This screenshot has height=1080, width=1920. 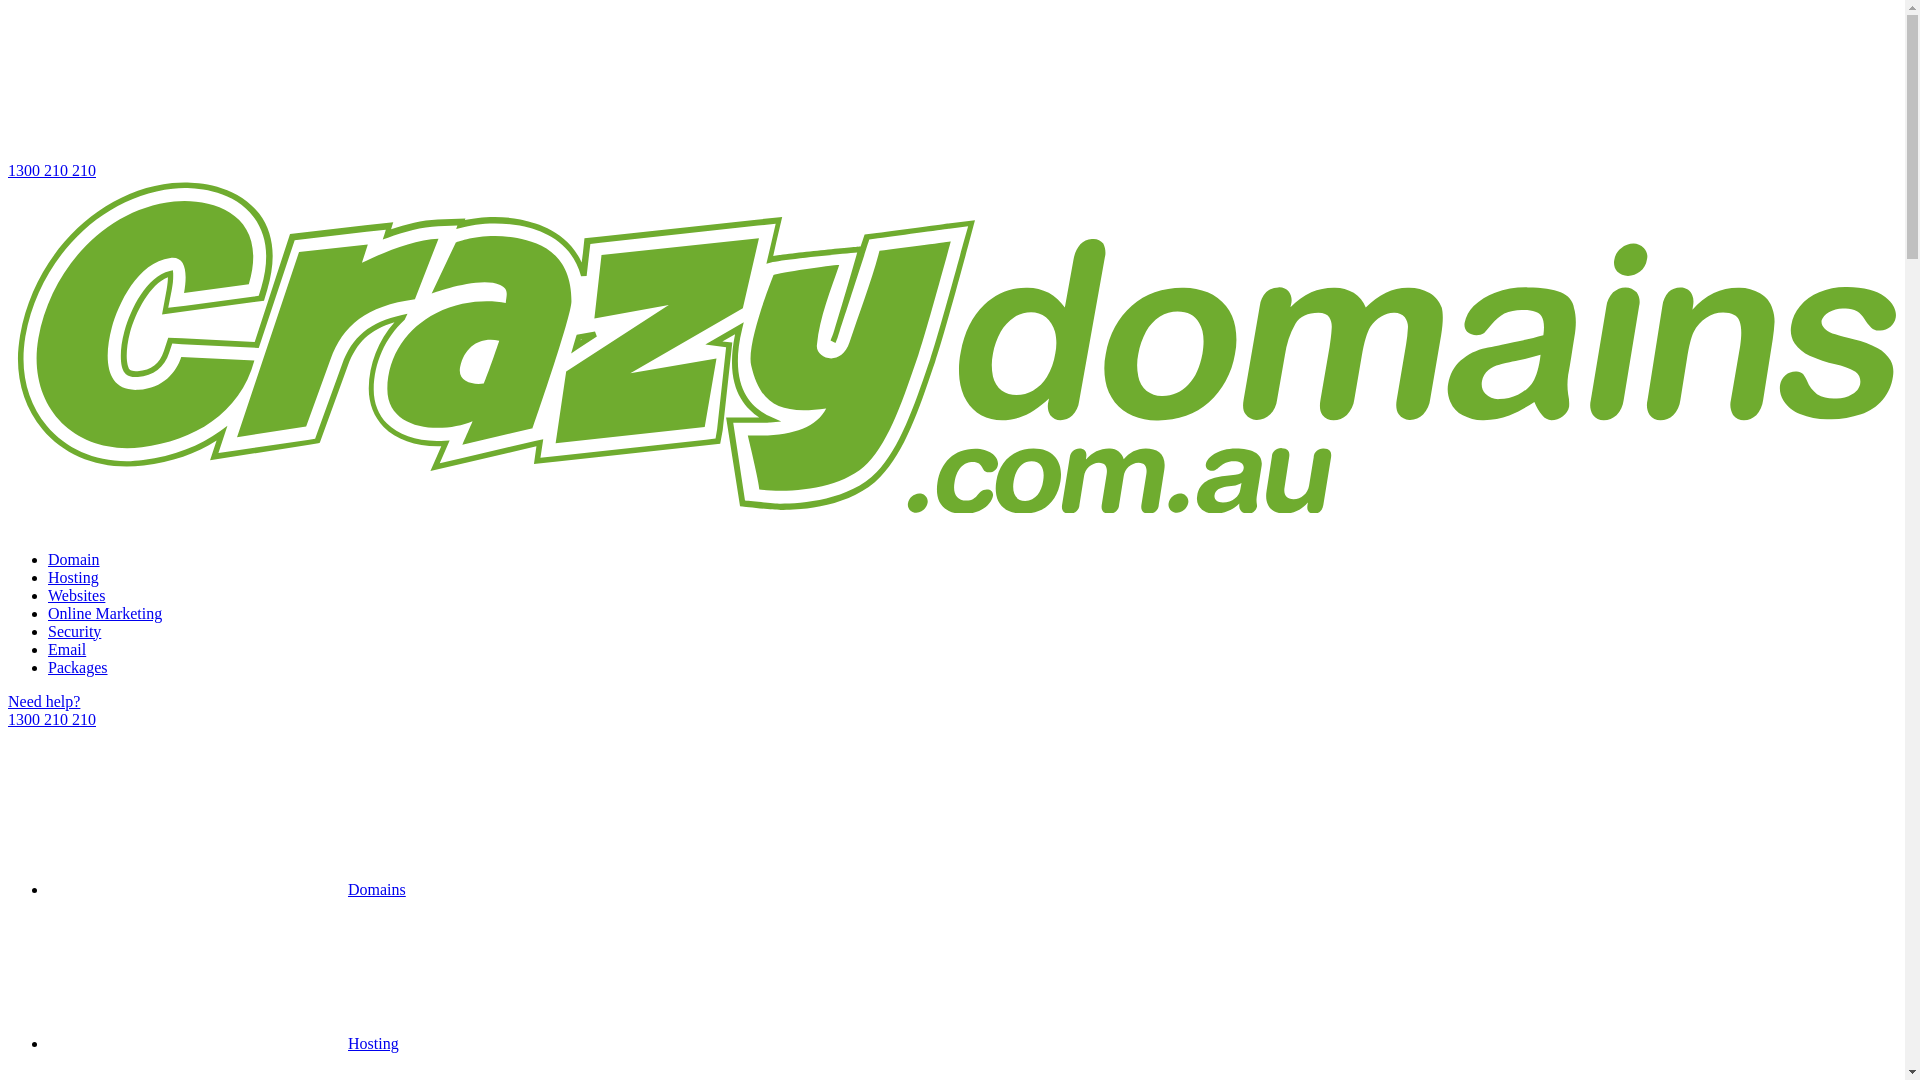 I want to click on 'Domains', so click(x=226, y=888).